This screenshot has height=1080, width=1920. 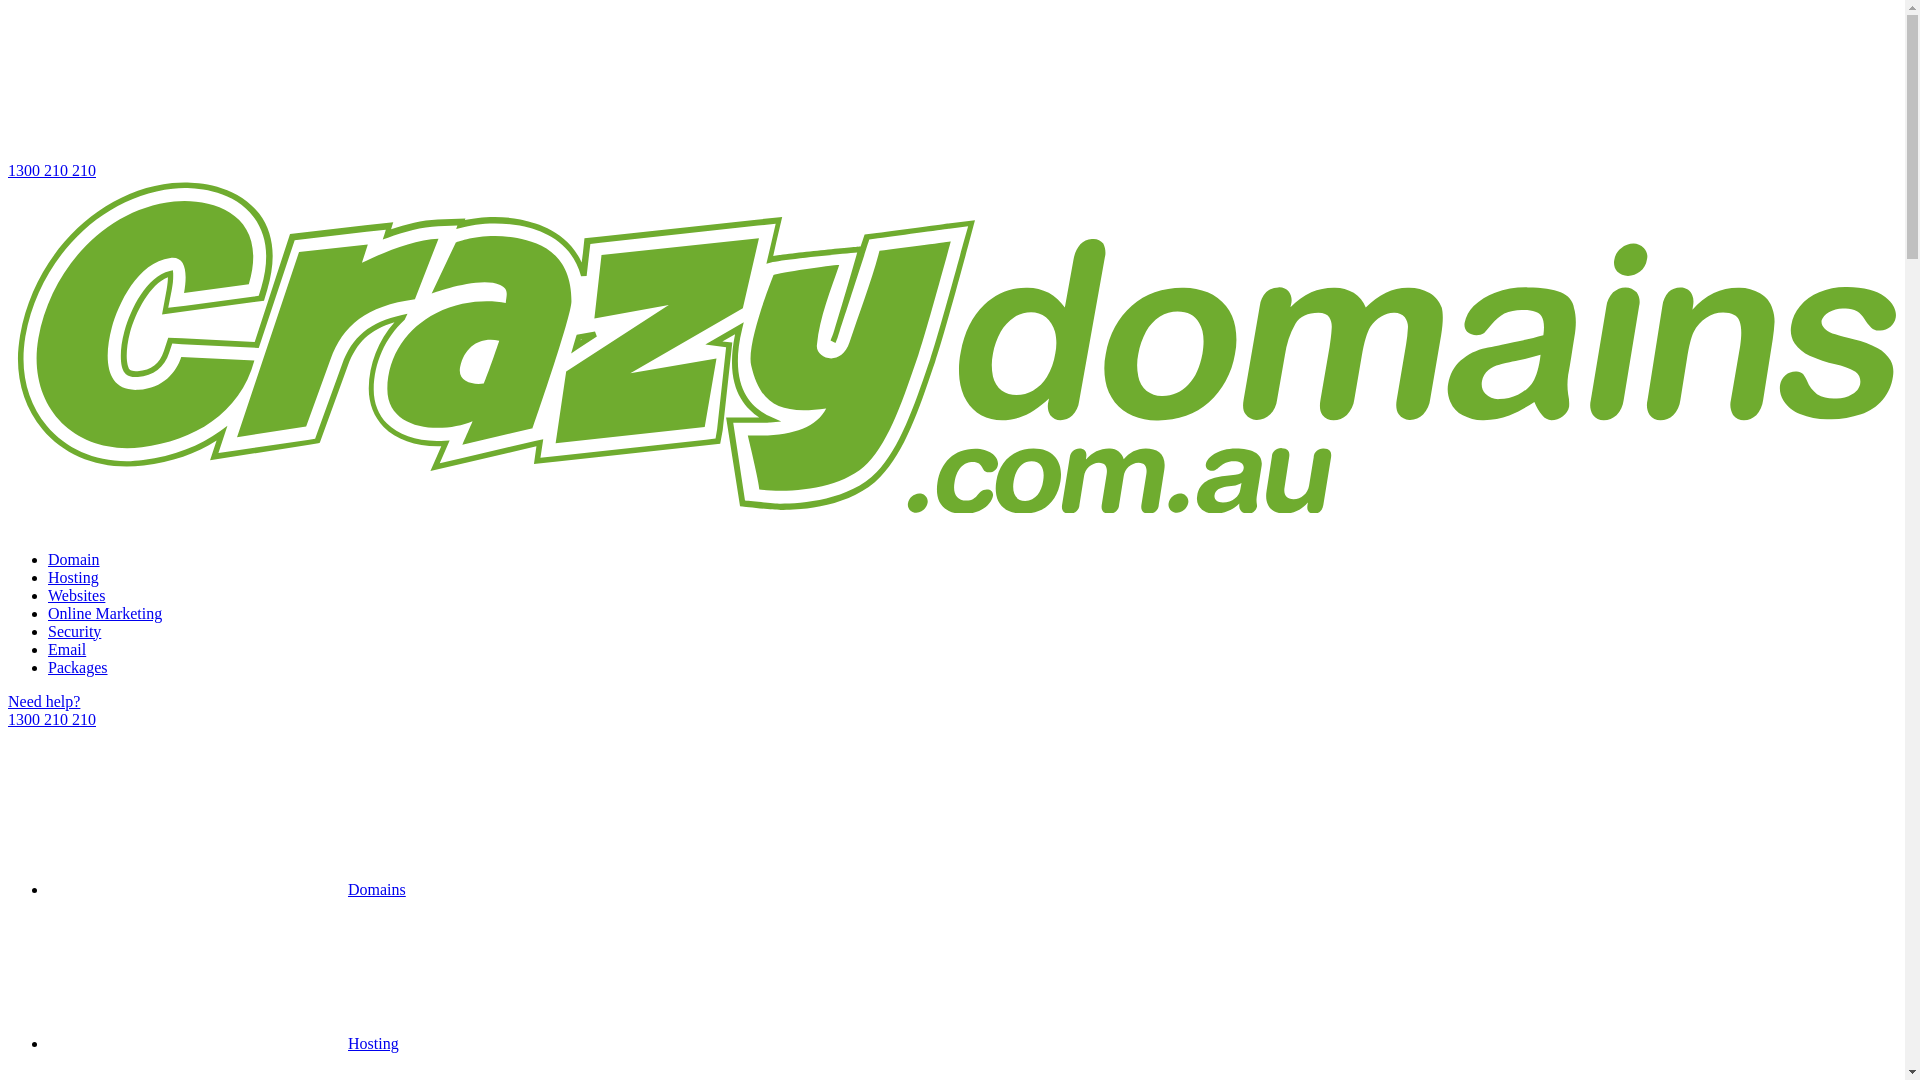 I want to click on 'Domains', so click(x=226, y=888).